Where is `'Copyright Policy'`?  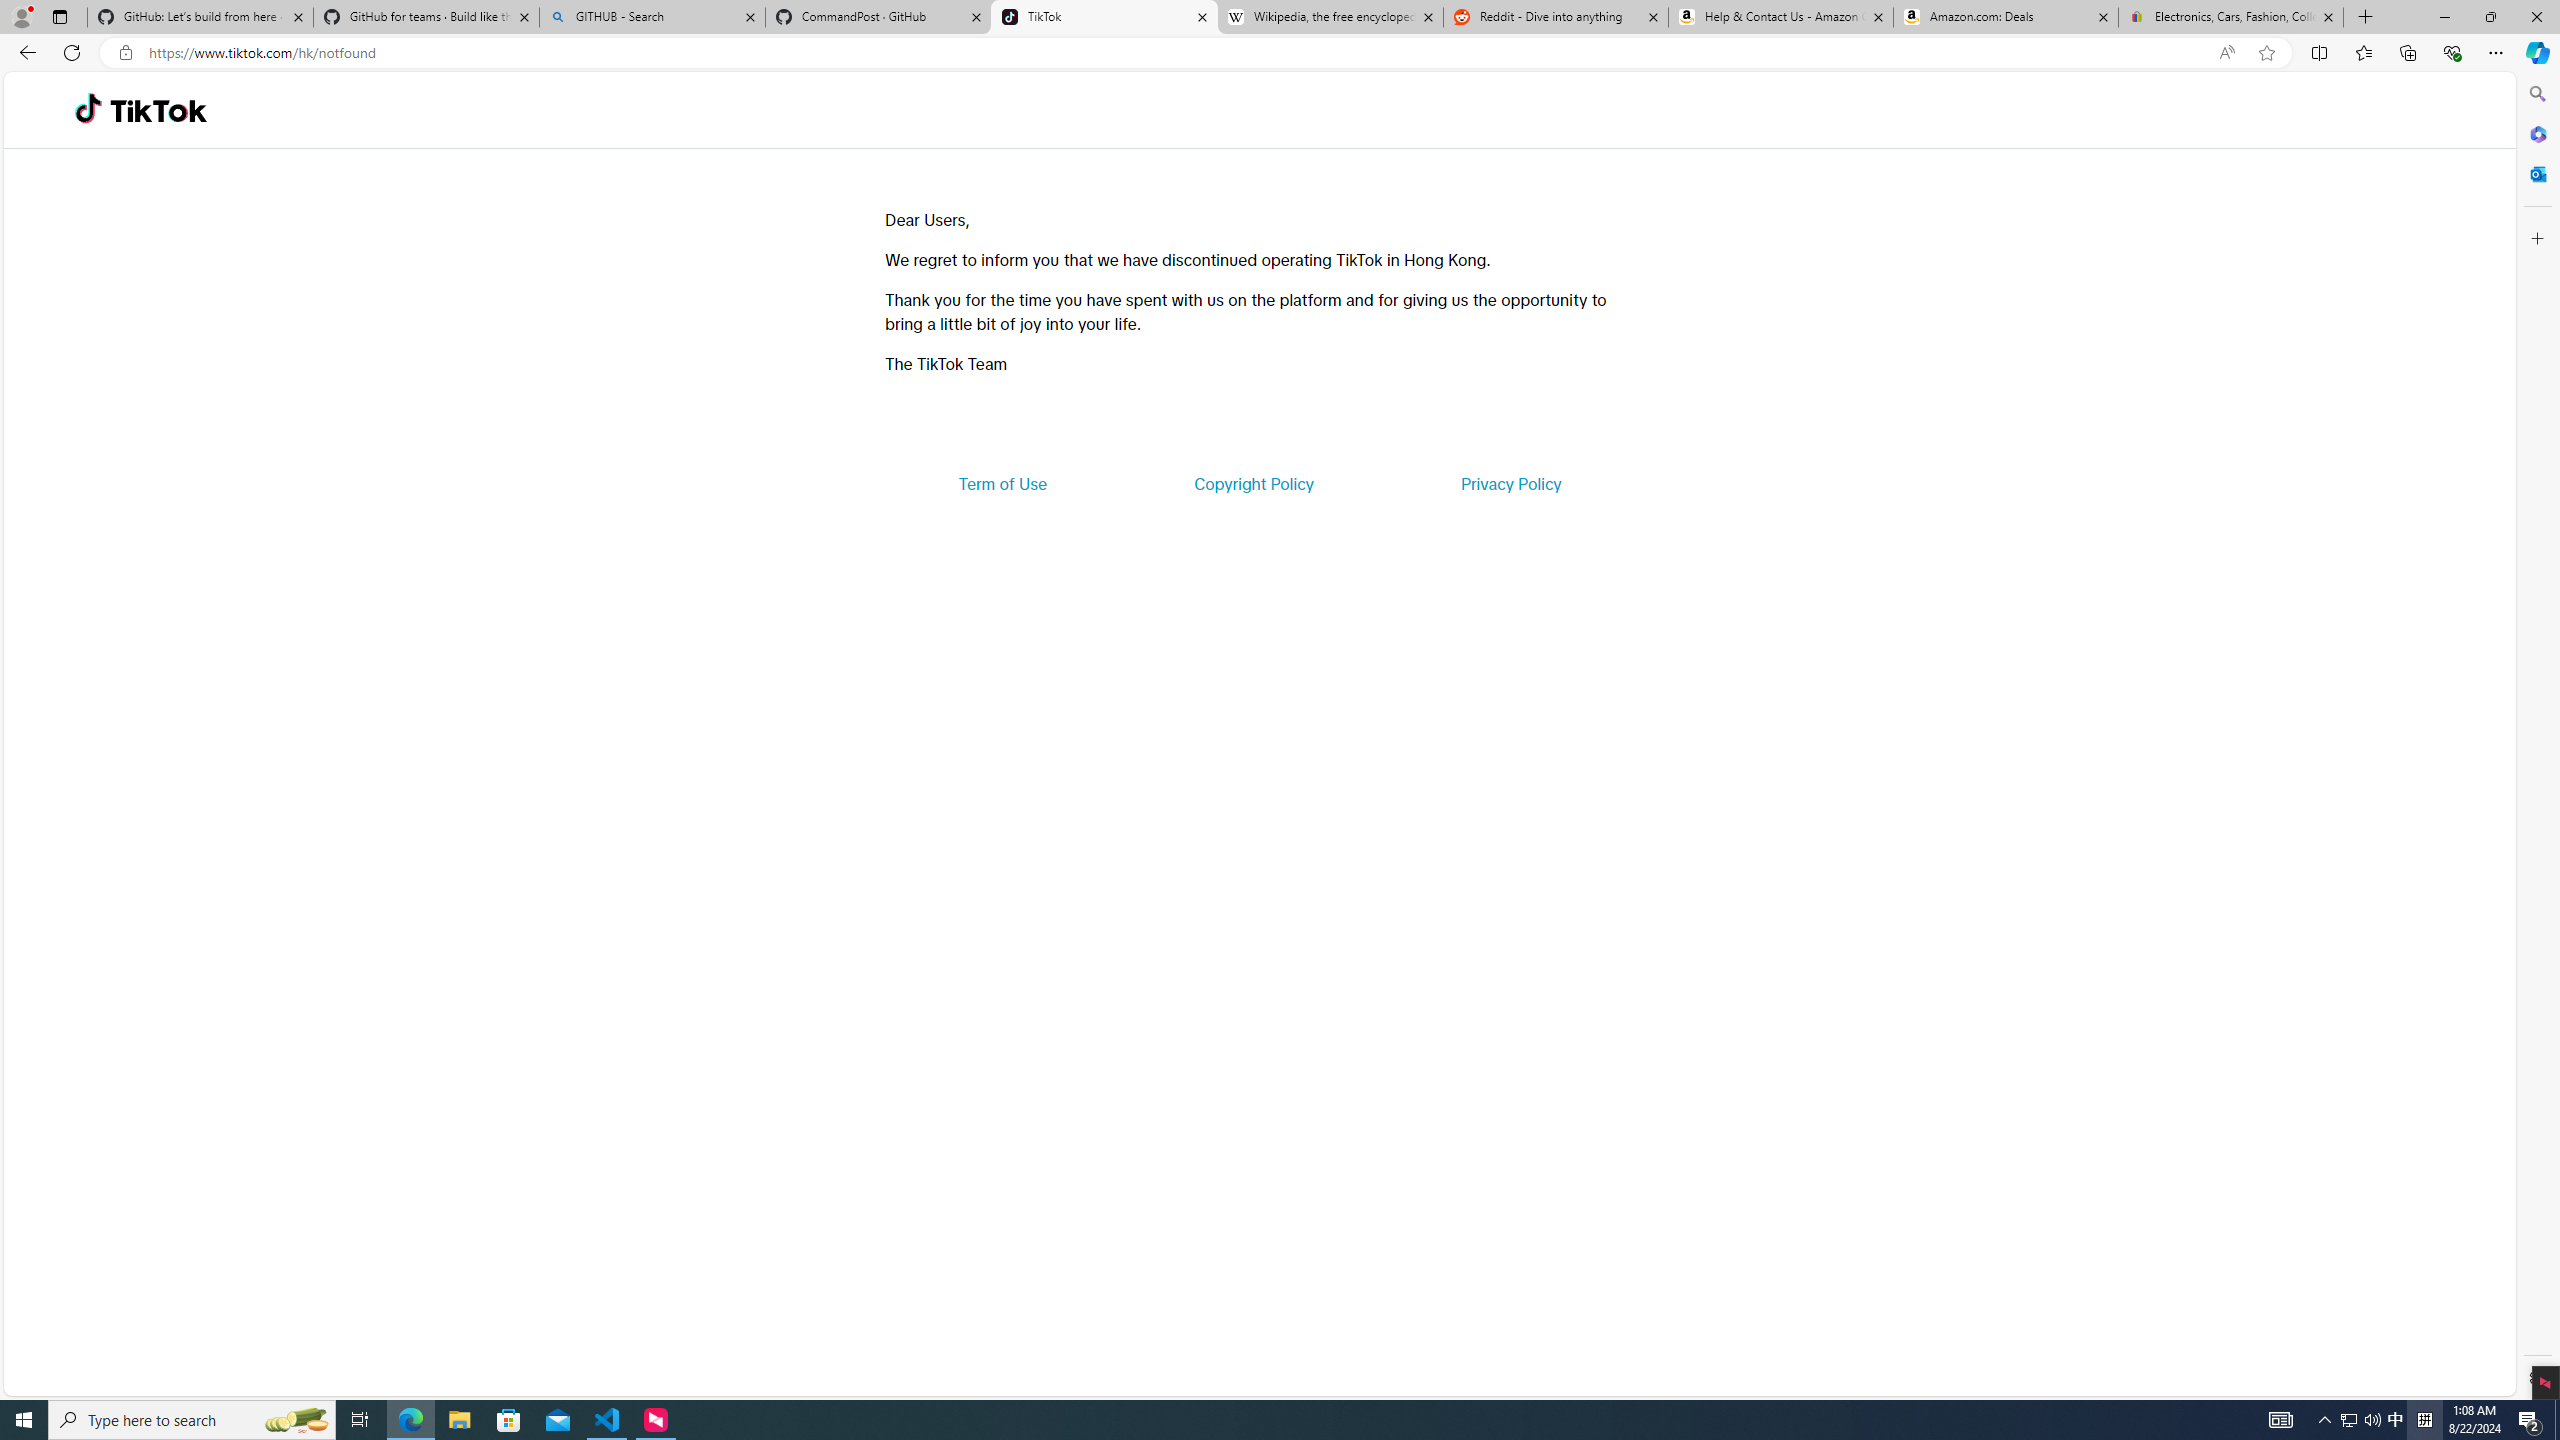 'Copyright Policy' is located at coordinates (1252, 482).